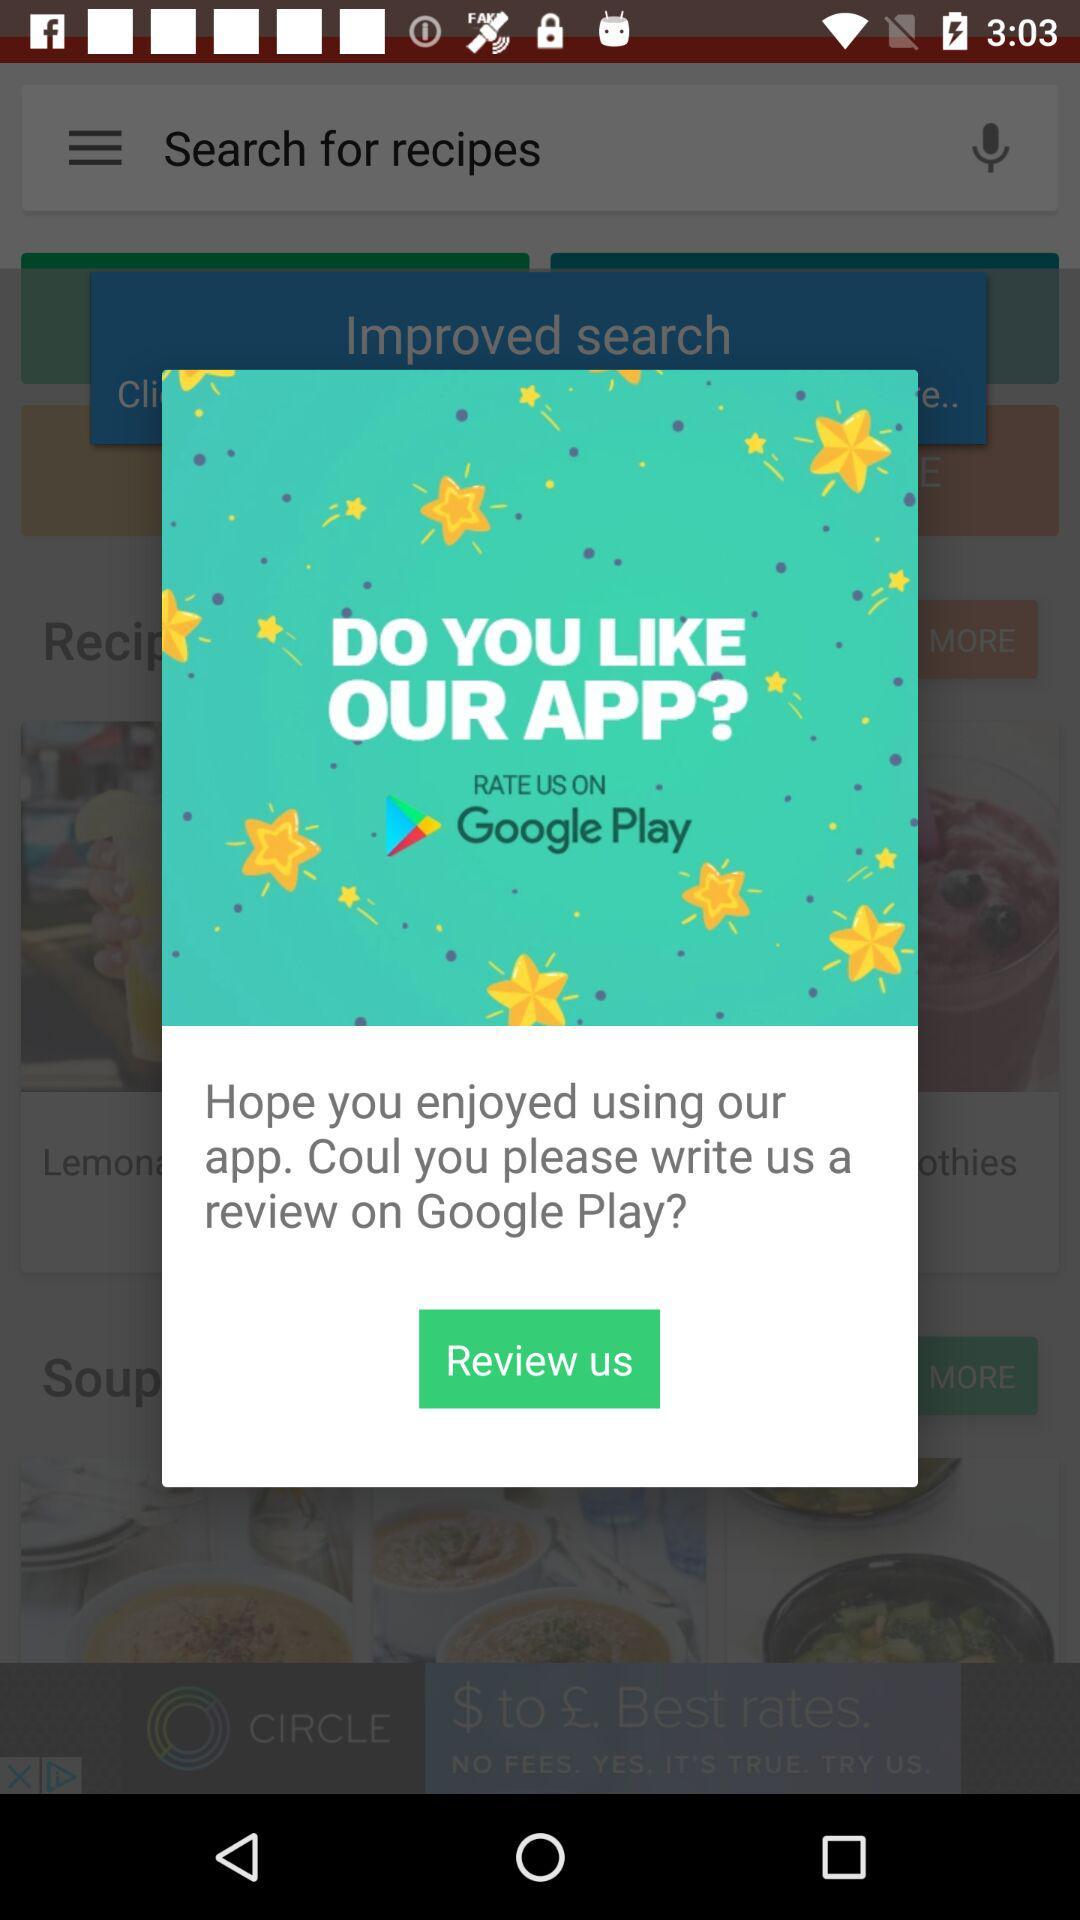 The image size is (1080, 1920). I want to click on review us, so click(538, 1358).